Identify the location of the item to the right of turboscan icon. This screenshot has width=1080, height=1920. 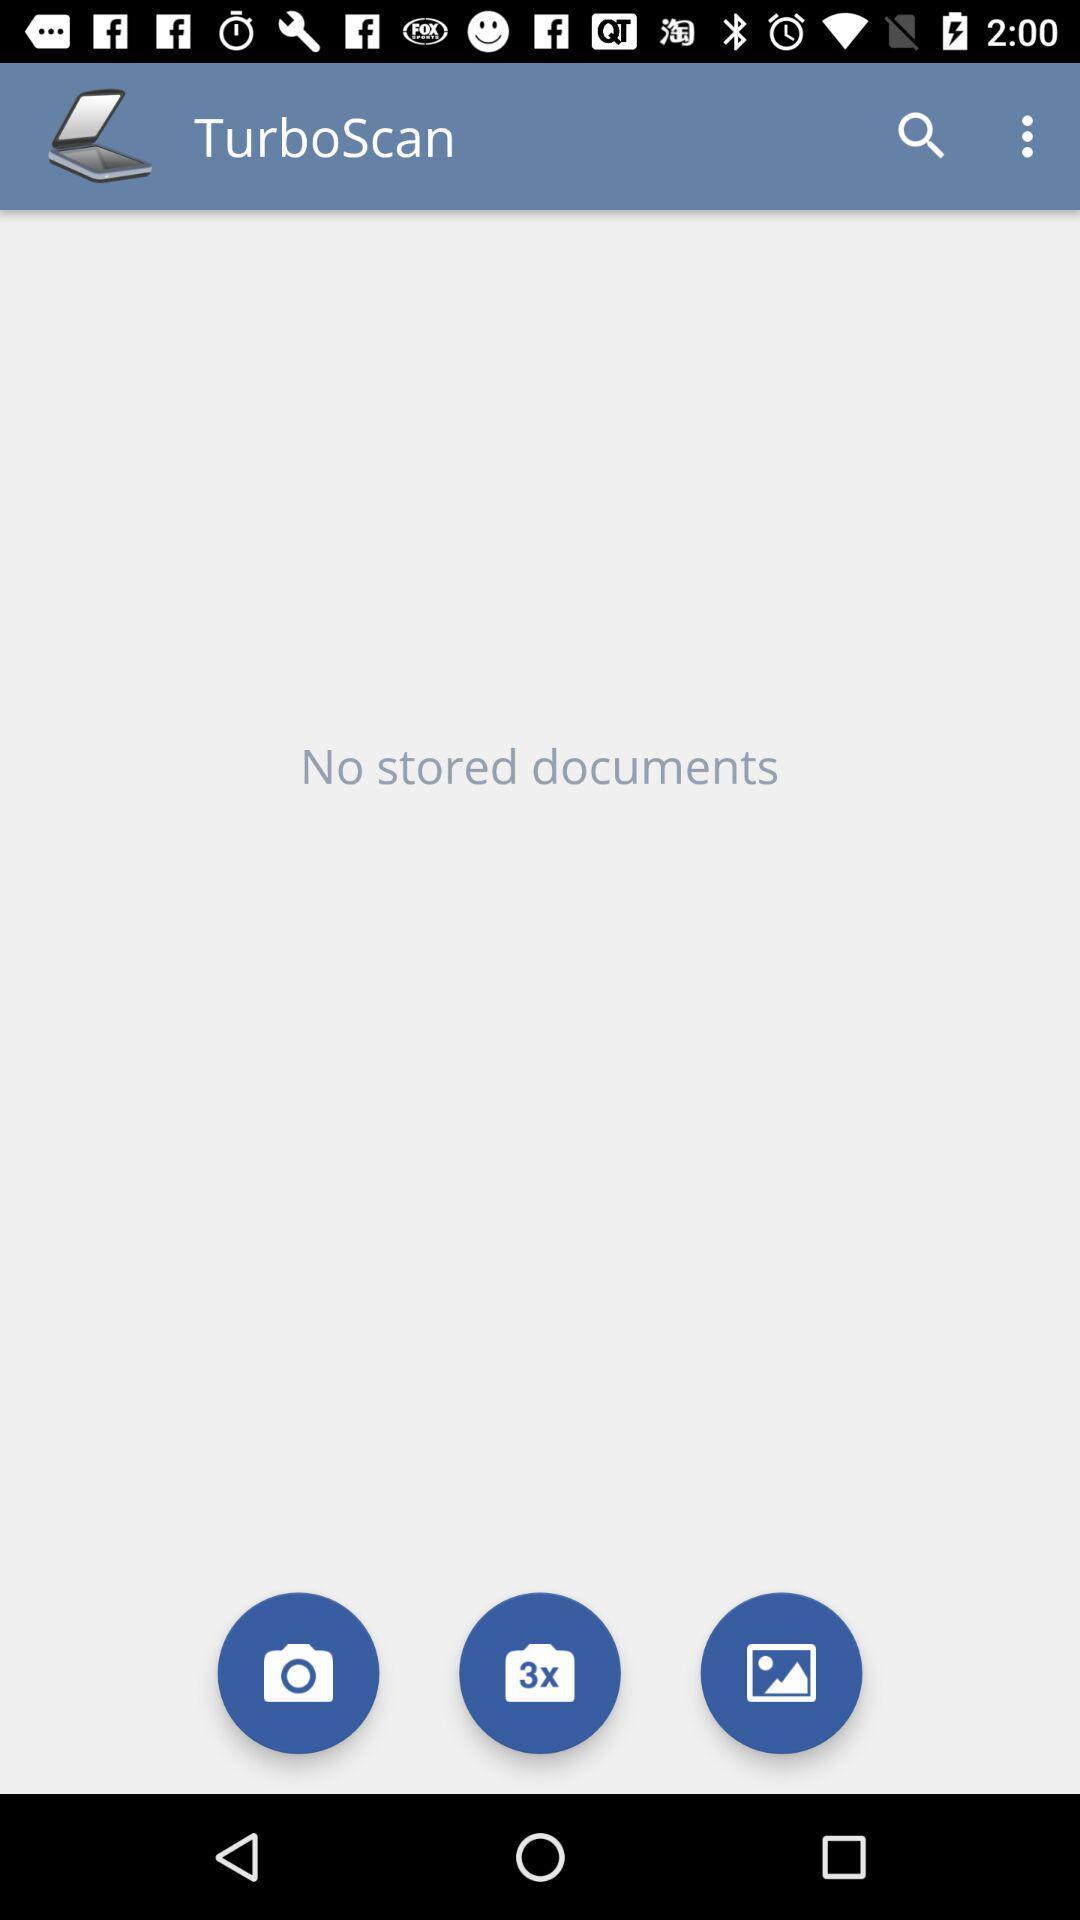
(922, 135).